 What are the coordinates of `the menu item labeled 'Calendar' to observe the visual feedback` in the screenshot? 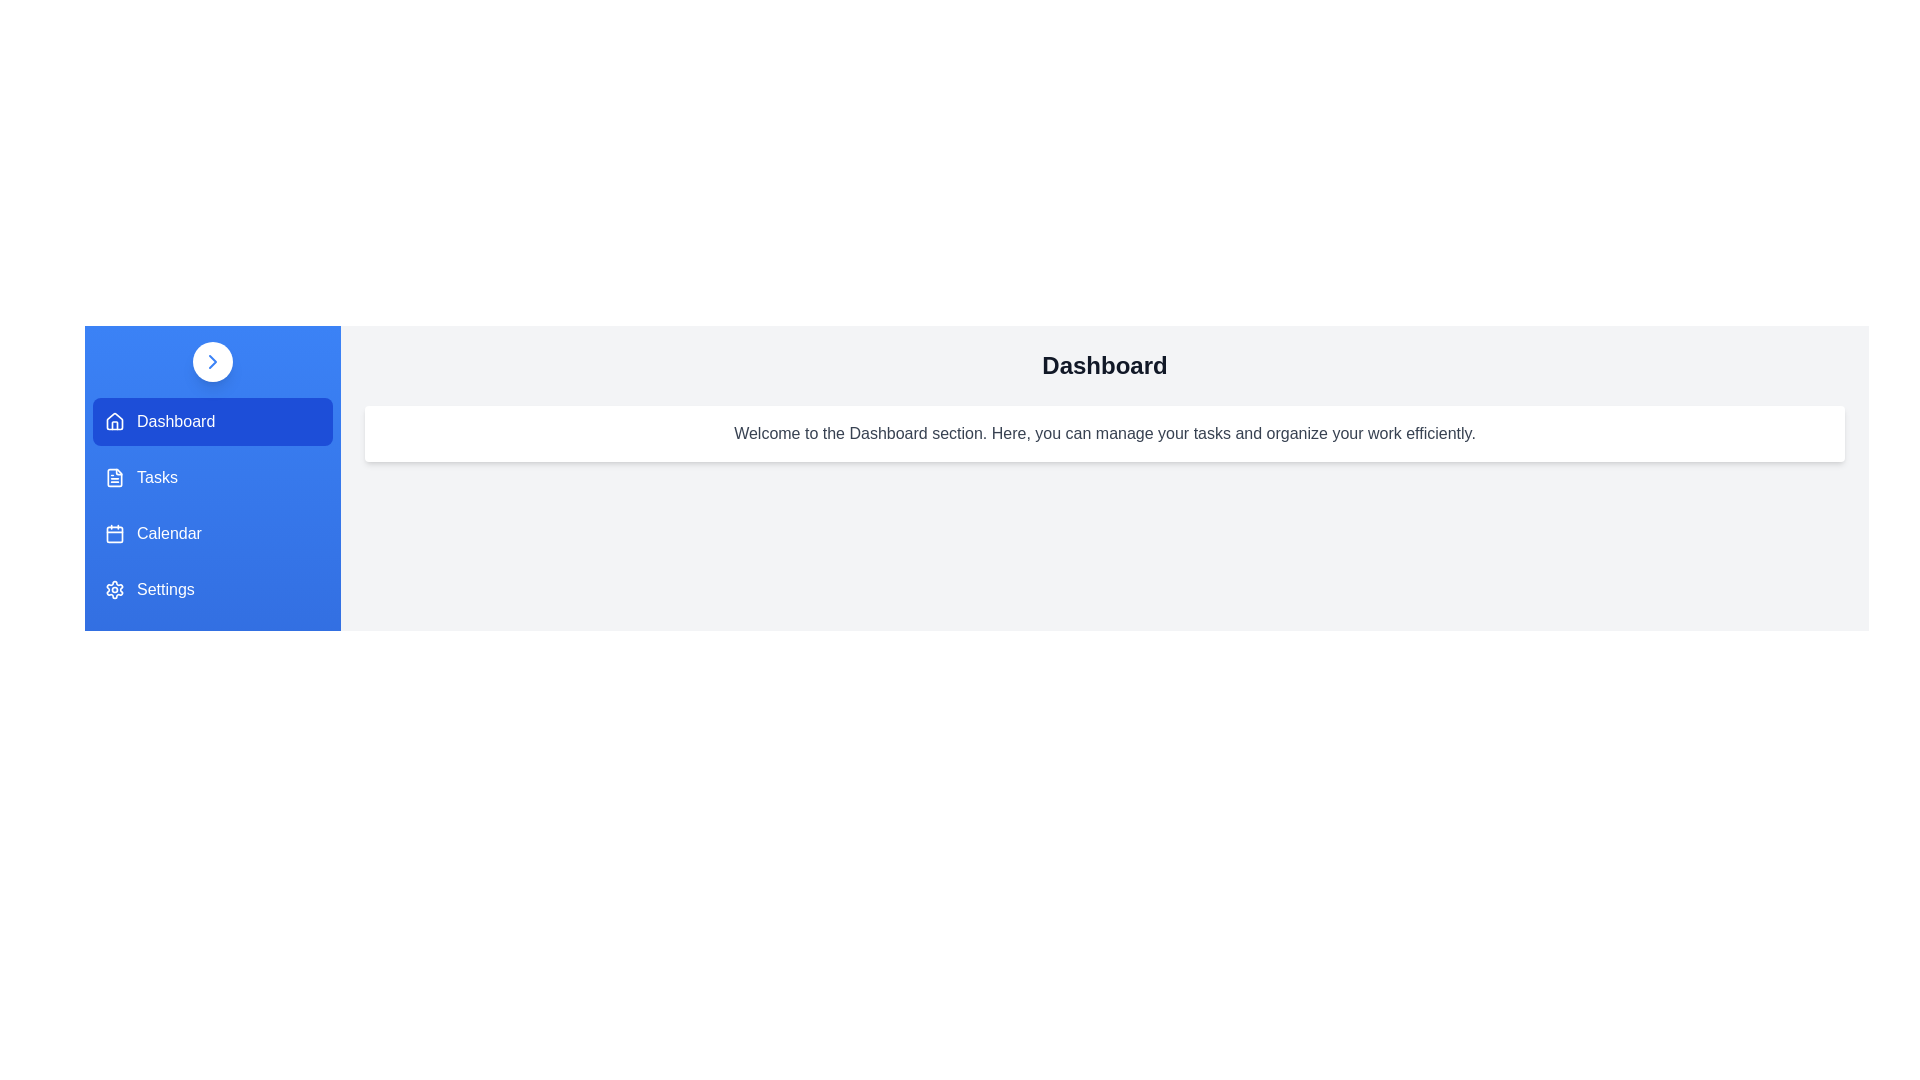 It's located at (212, 532).